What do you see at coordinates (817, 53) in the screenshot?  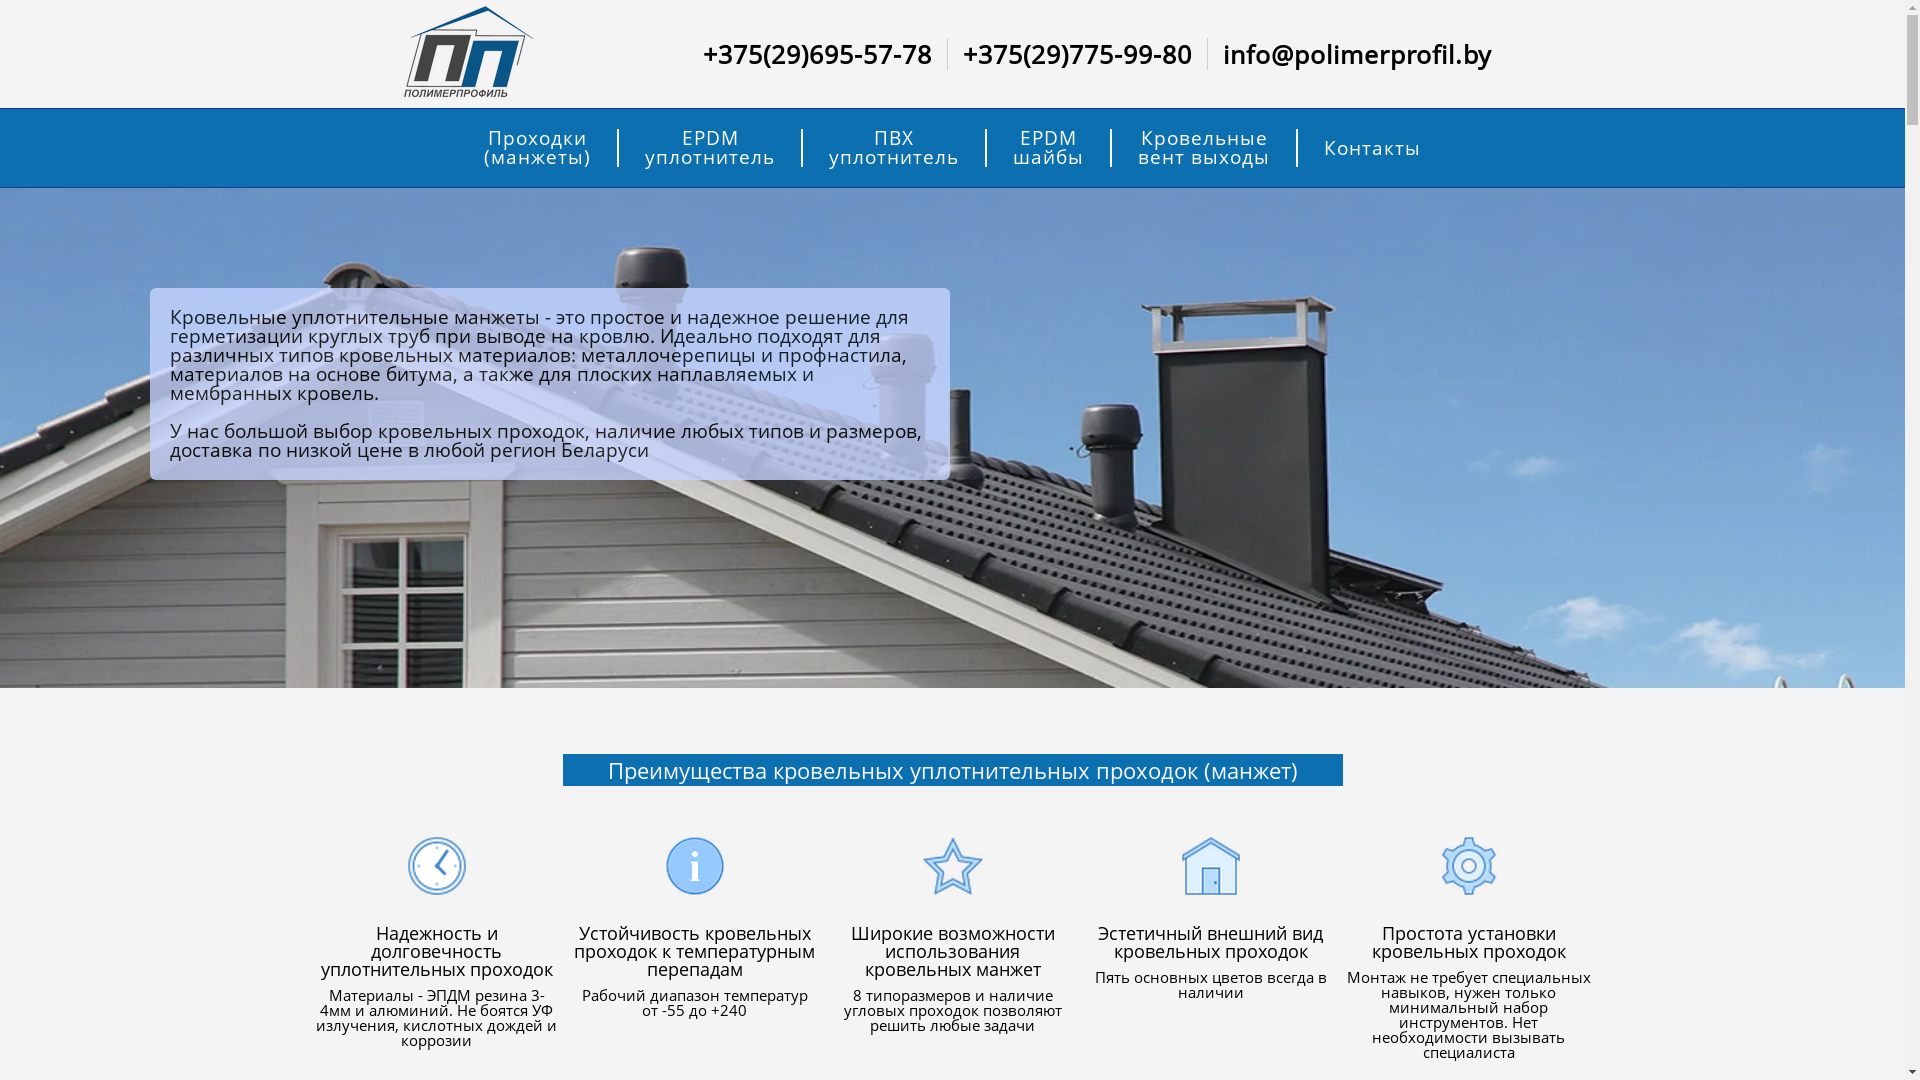 I see `'+375(29)695-57-78'` at bounding box center [817, 53].